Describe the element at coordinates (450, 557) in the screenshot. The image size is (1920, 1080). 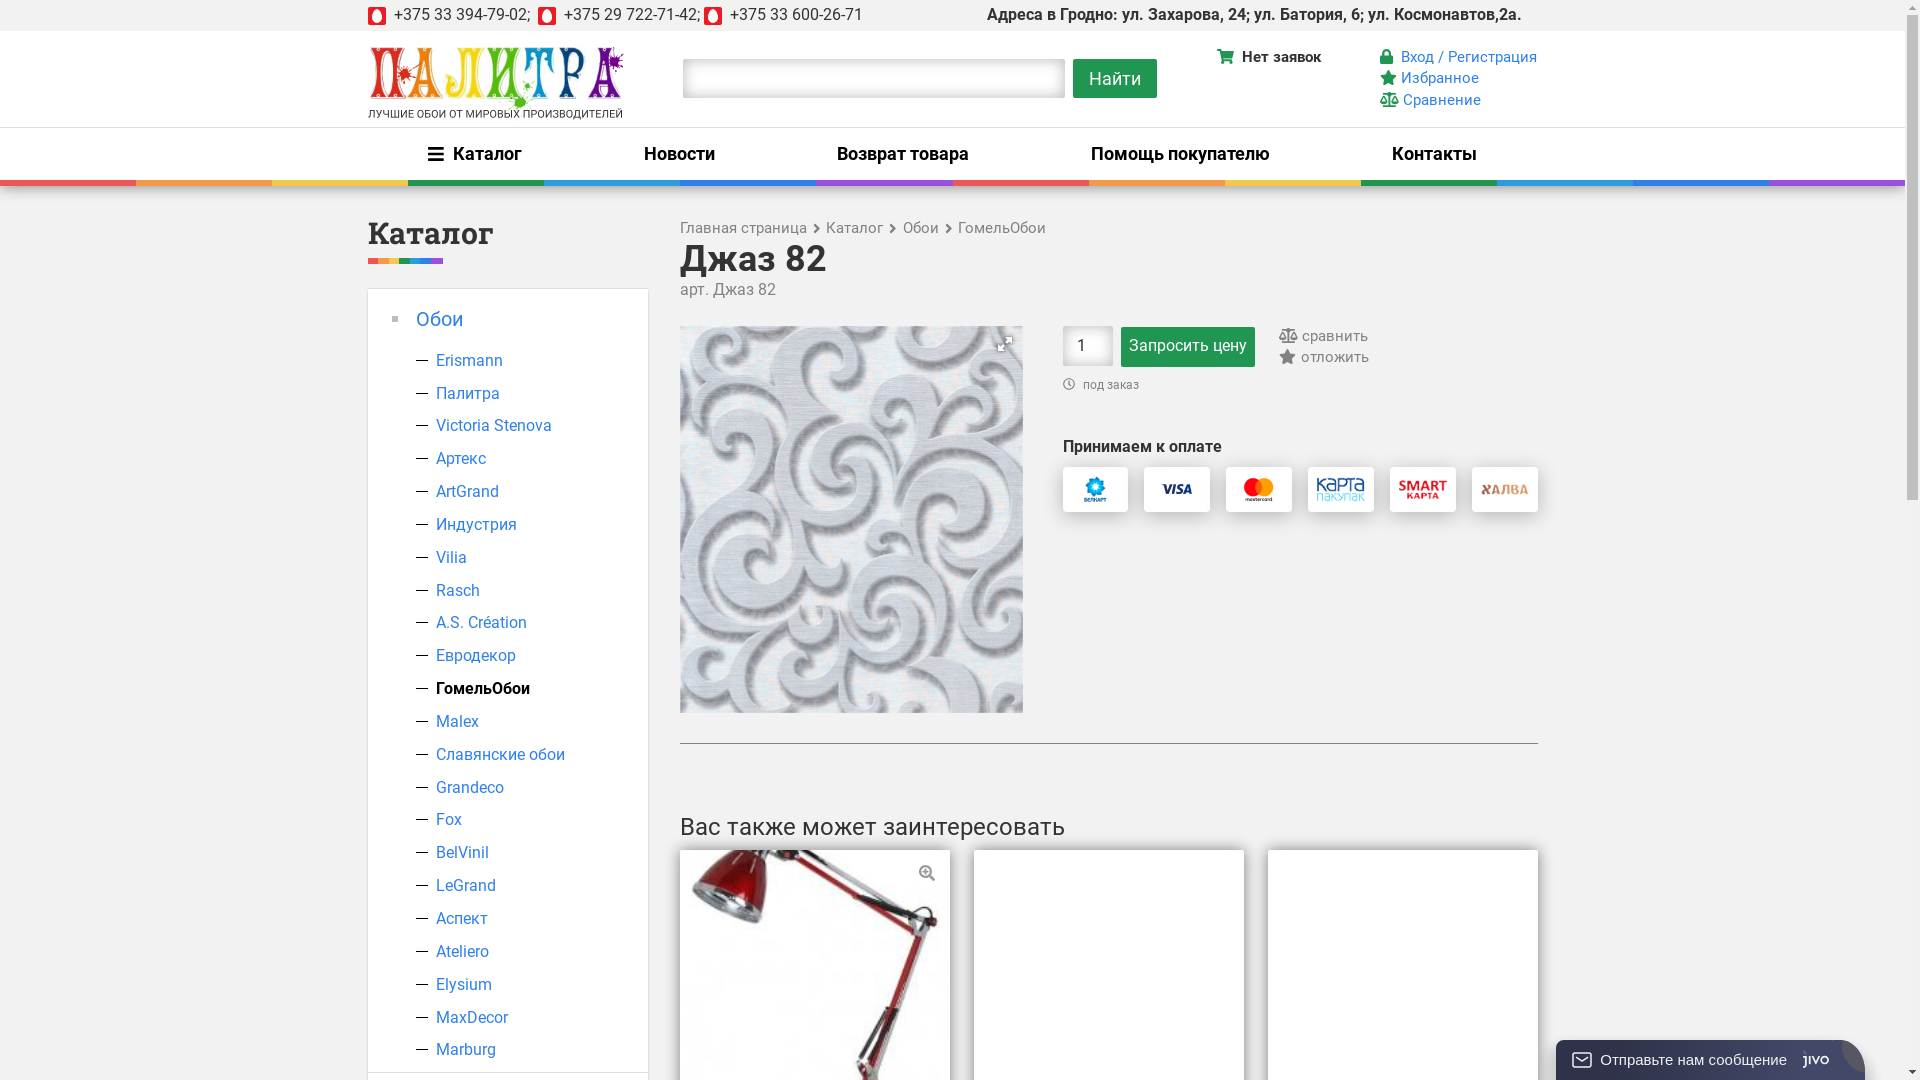
I see `'Vilia'` at that location.